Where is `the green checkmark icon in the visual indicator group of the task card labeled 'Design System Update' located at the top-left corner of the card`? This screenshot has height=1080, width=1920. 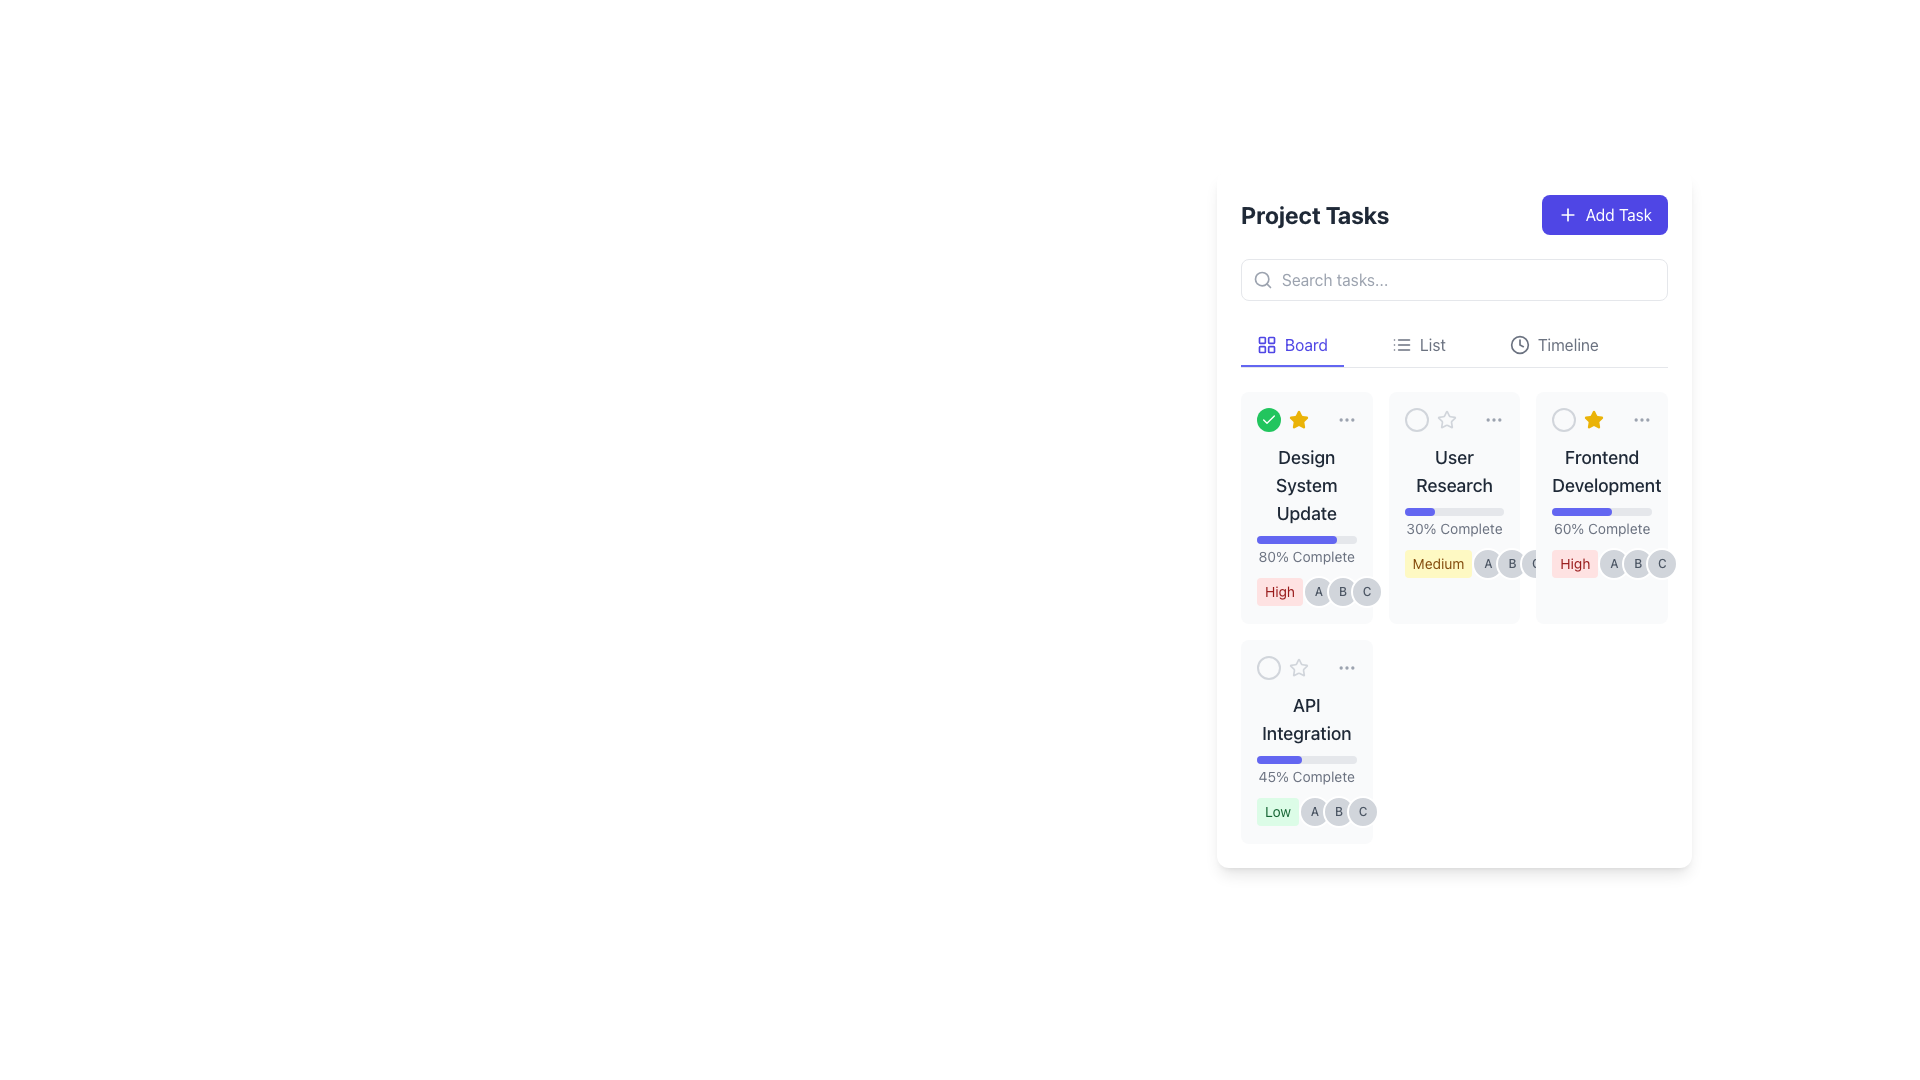 the green checkmark icon in the visual indicator group of the task card labeled 'Design System Update' located at the top-left corner of the card is located at coordinates (1282, 419).